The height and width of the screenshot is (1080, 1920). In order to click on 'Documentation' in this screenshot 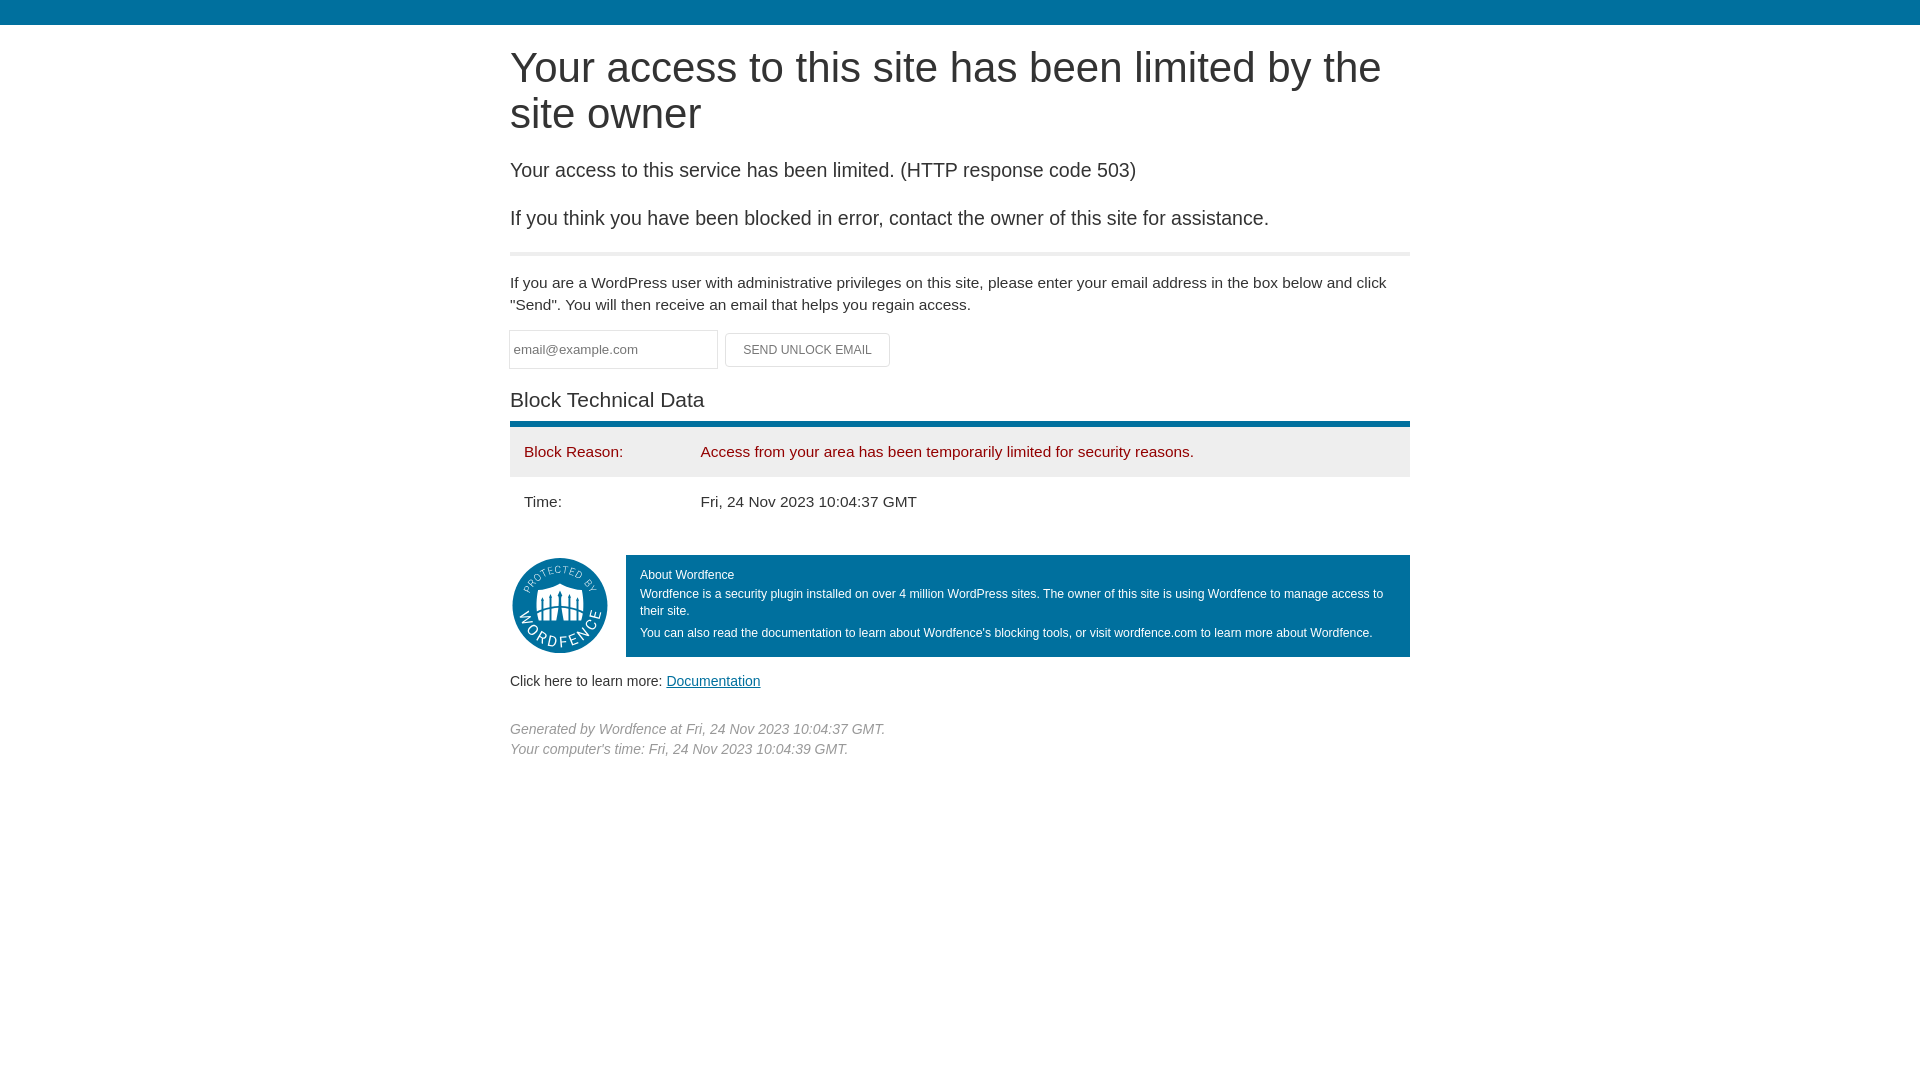, I will do `click(713, 680)`.